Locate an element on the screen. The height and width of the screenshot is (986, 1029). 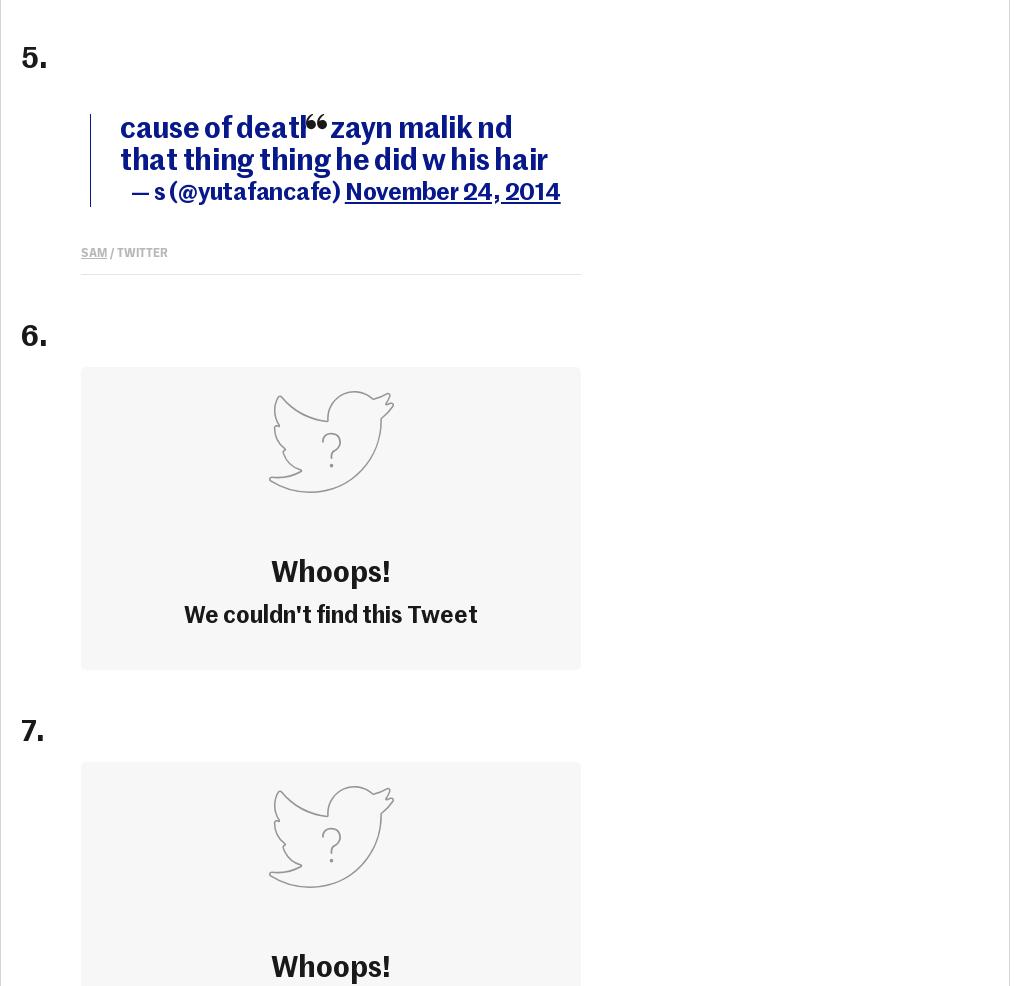
'cause of death: zayn malik nd that thing thing he did w his hair' is located at coordinates (334, 145).